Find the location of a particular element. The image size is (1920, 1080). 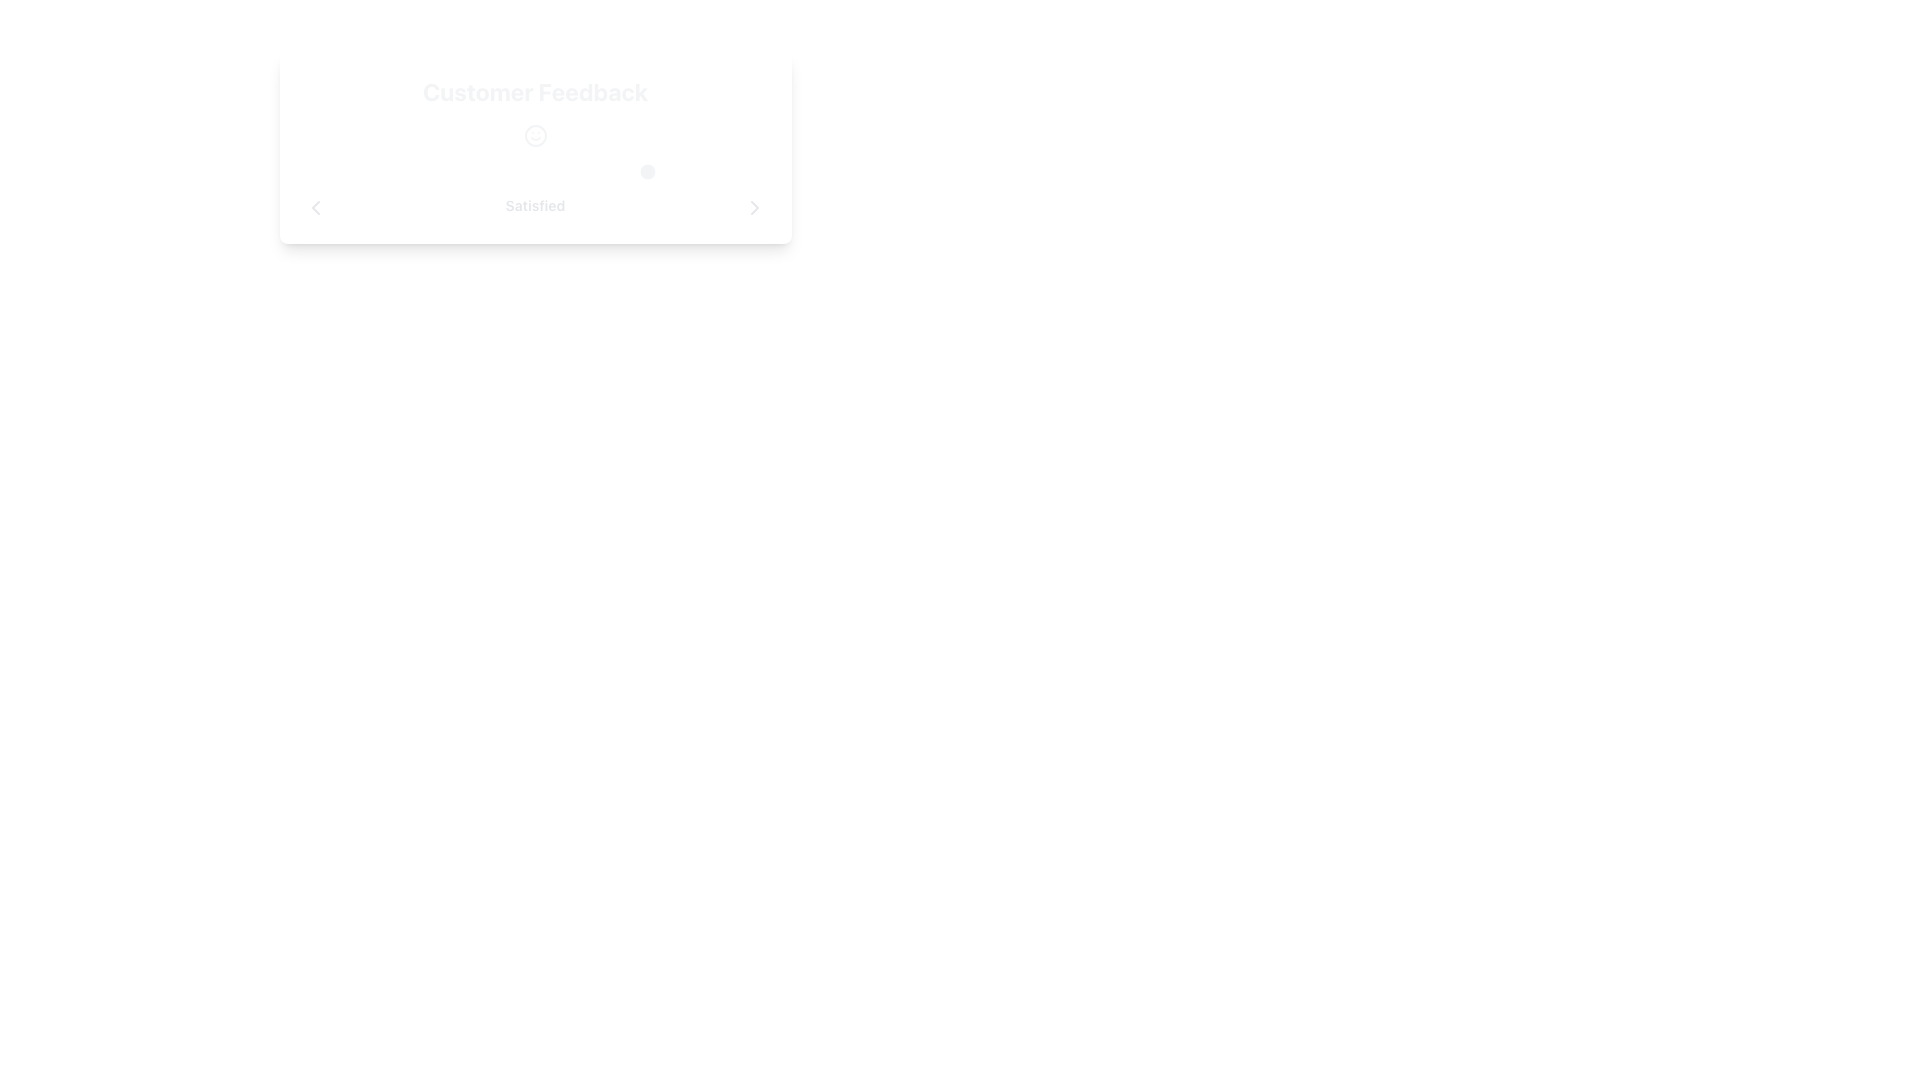

the slider is located at coordinates (418, 171).